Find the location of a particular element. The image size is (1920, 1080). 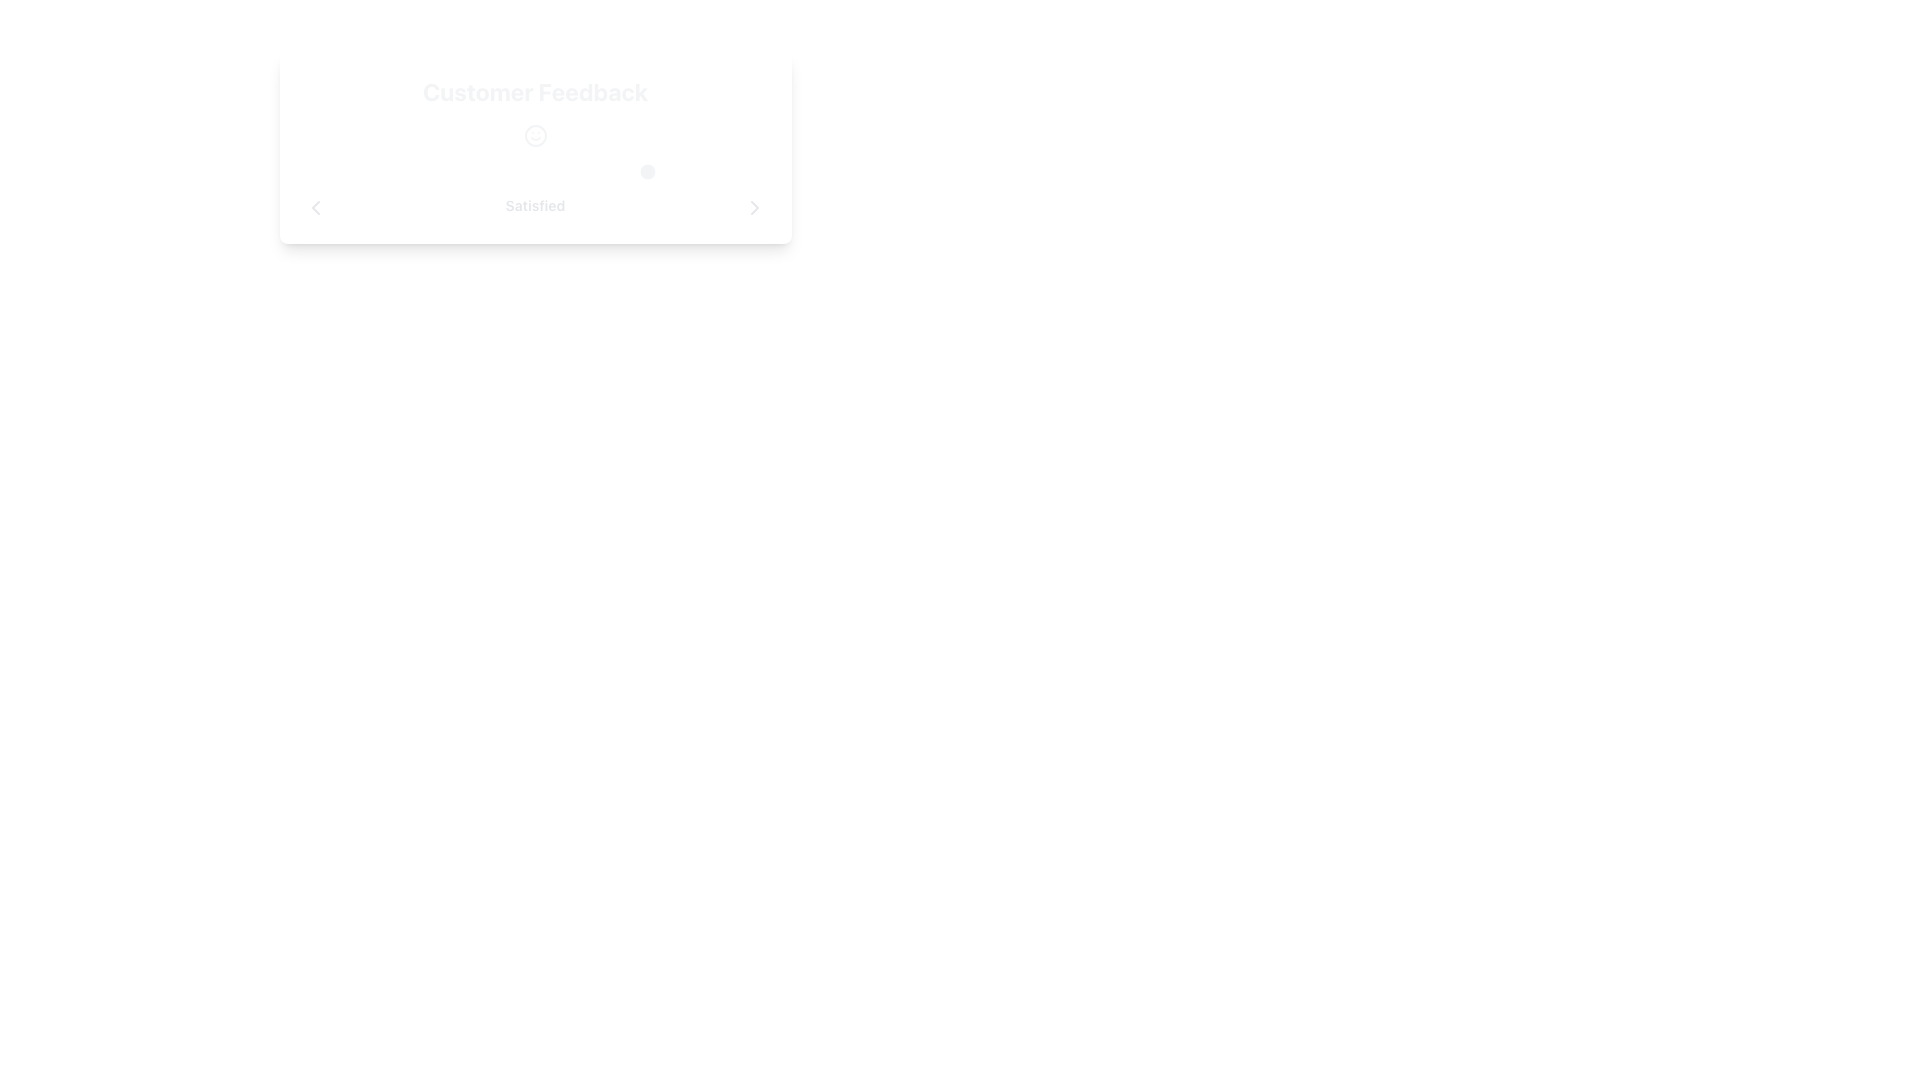

the slider is located at coordinates (418, 171).